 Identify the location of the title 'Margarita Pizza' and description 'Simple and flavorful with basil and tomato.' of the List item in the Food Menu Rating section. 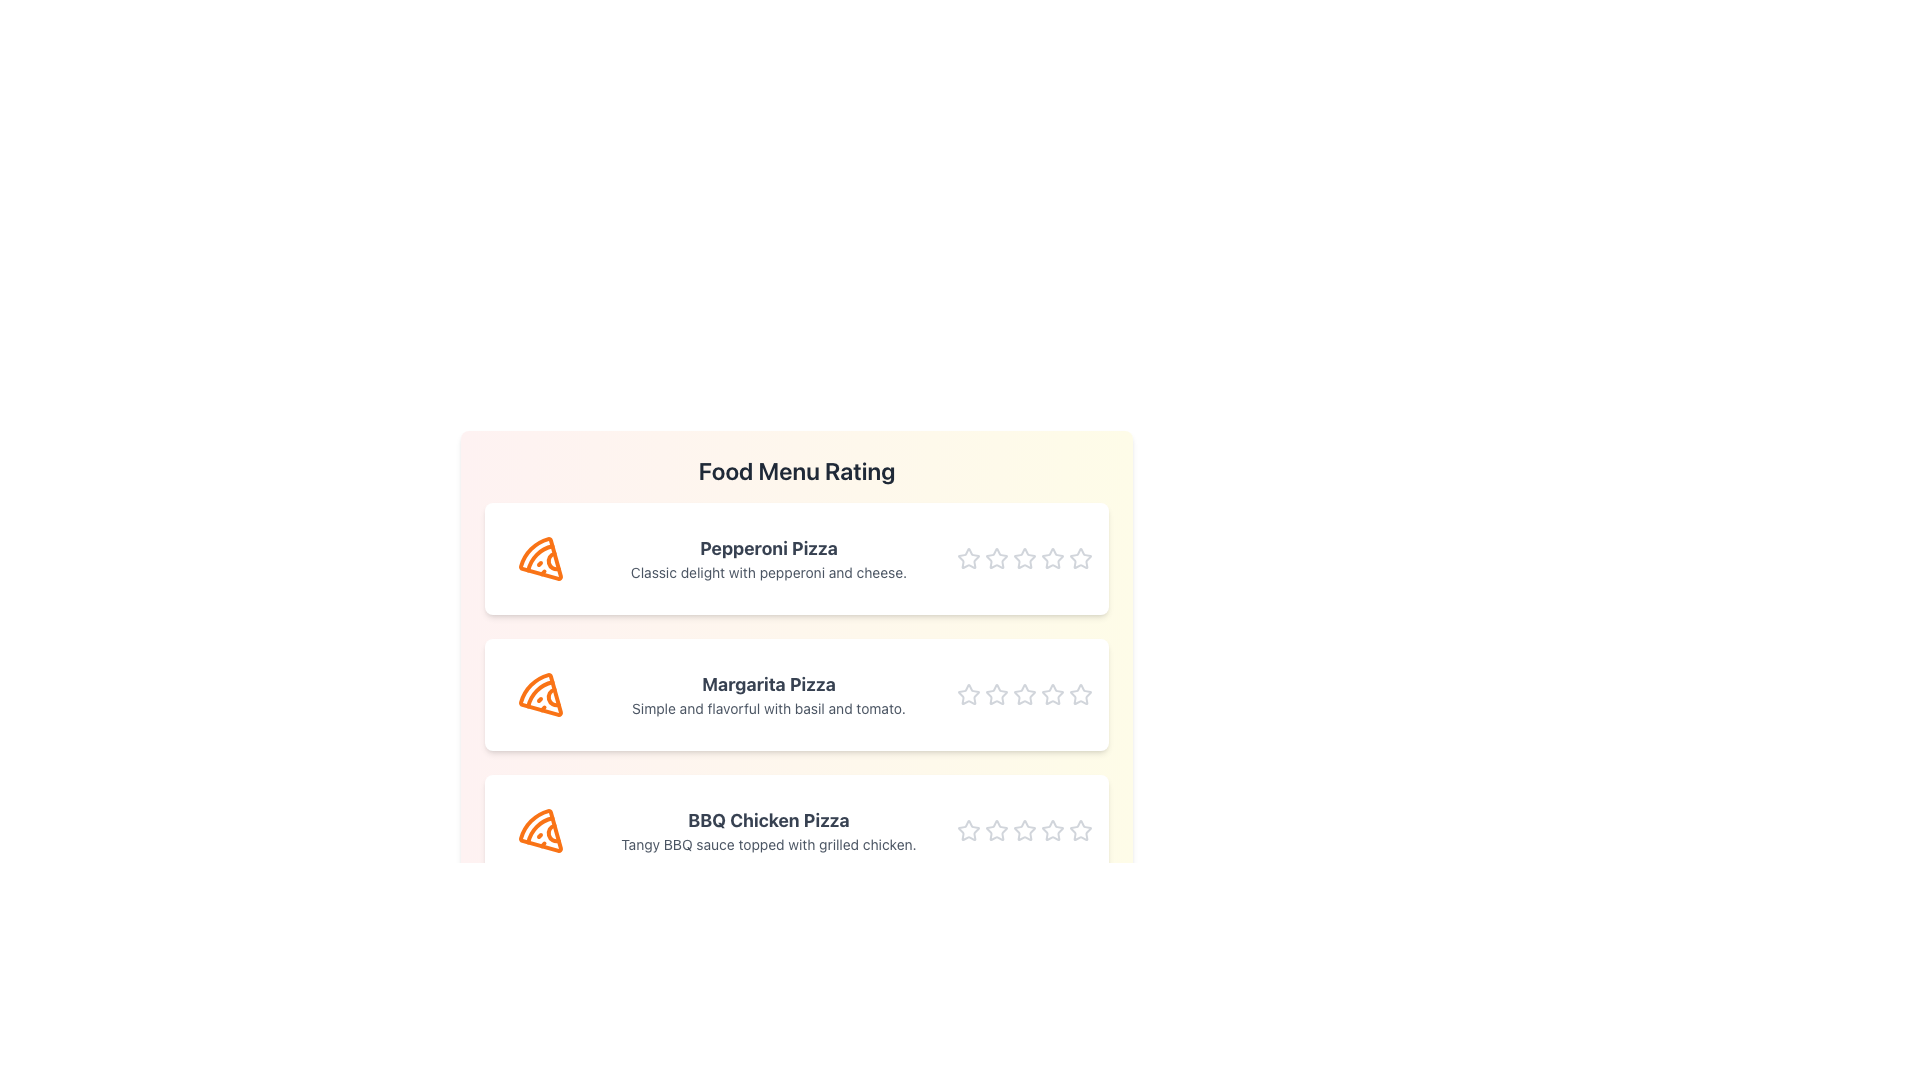
(795, 671).